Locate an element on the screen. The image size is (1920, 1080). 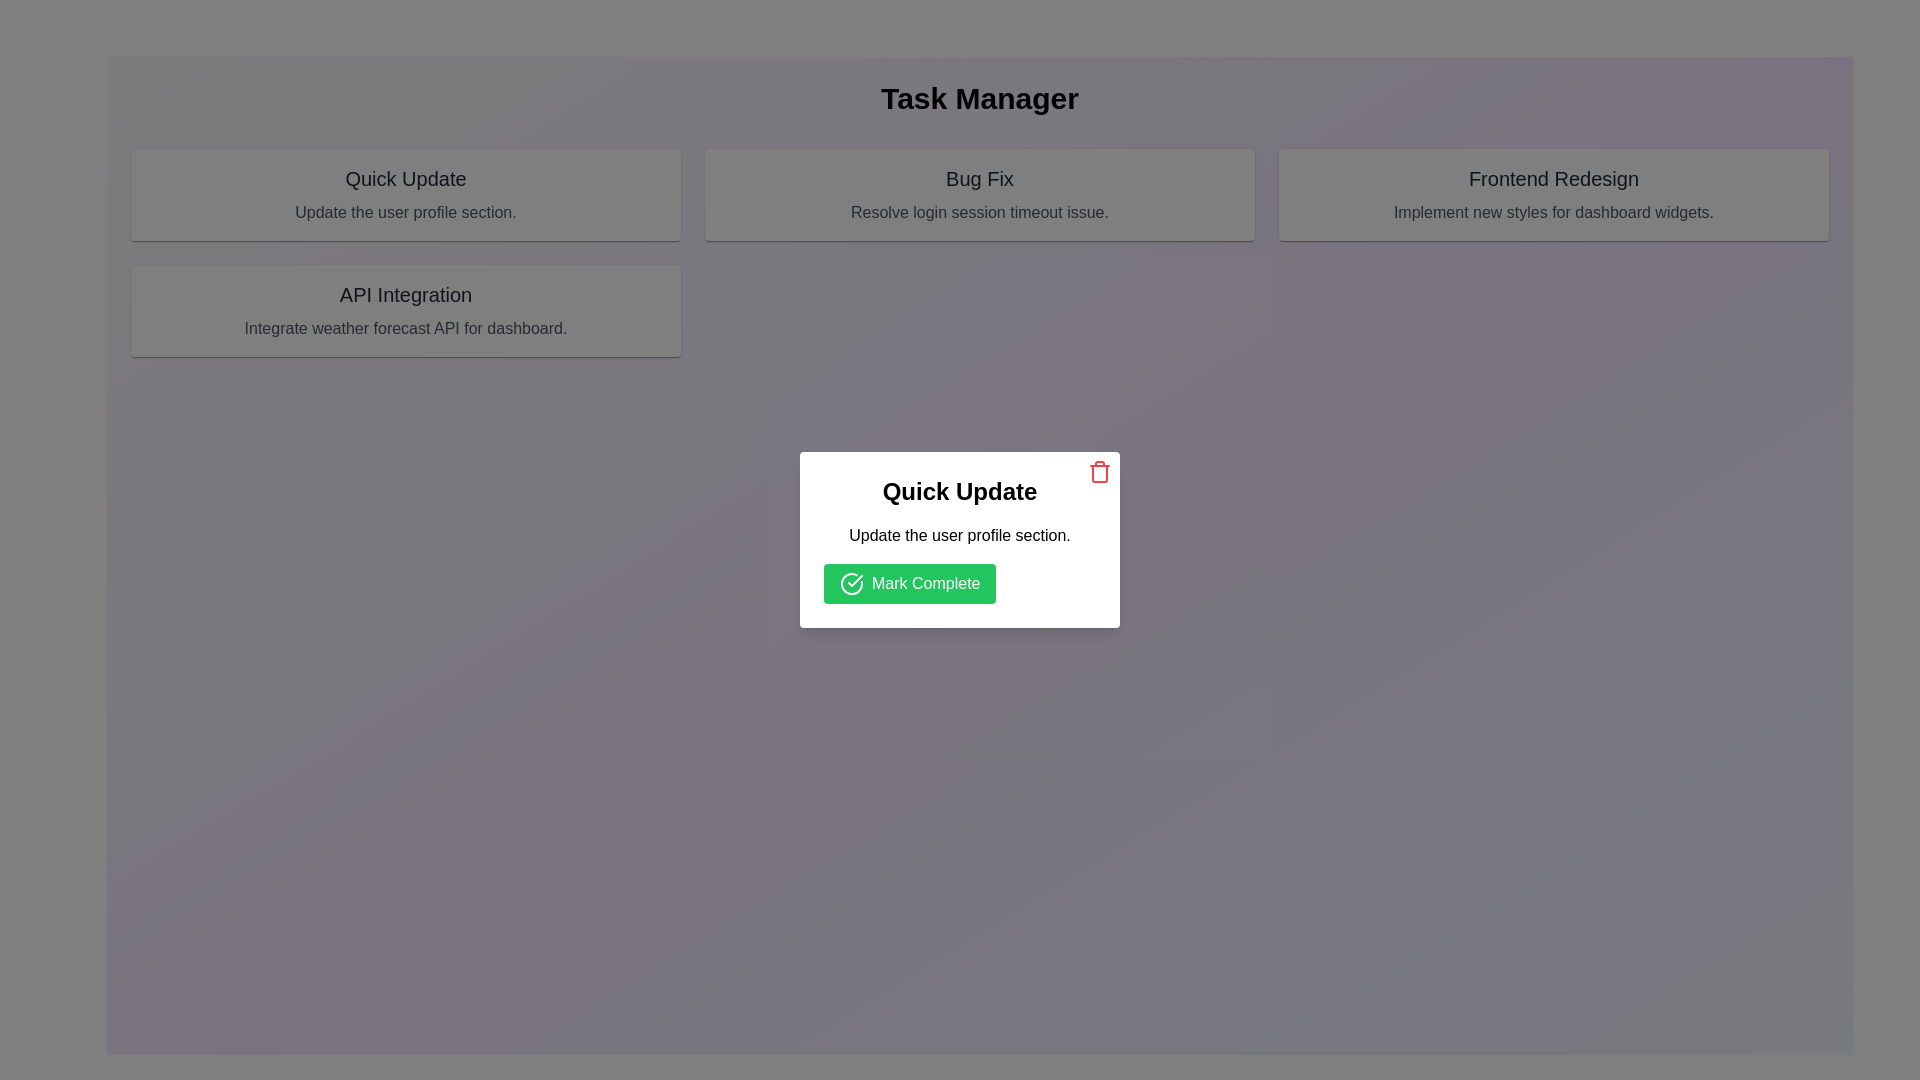
the checkmark icon embedded inside a circular background, which is located above the green button labeled 'Mark Complete' in the modal is located at coordinates (855, 581).